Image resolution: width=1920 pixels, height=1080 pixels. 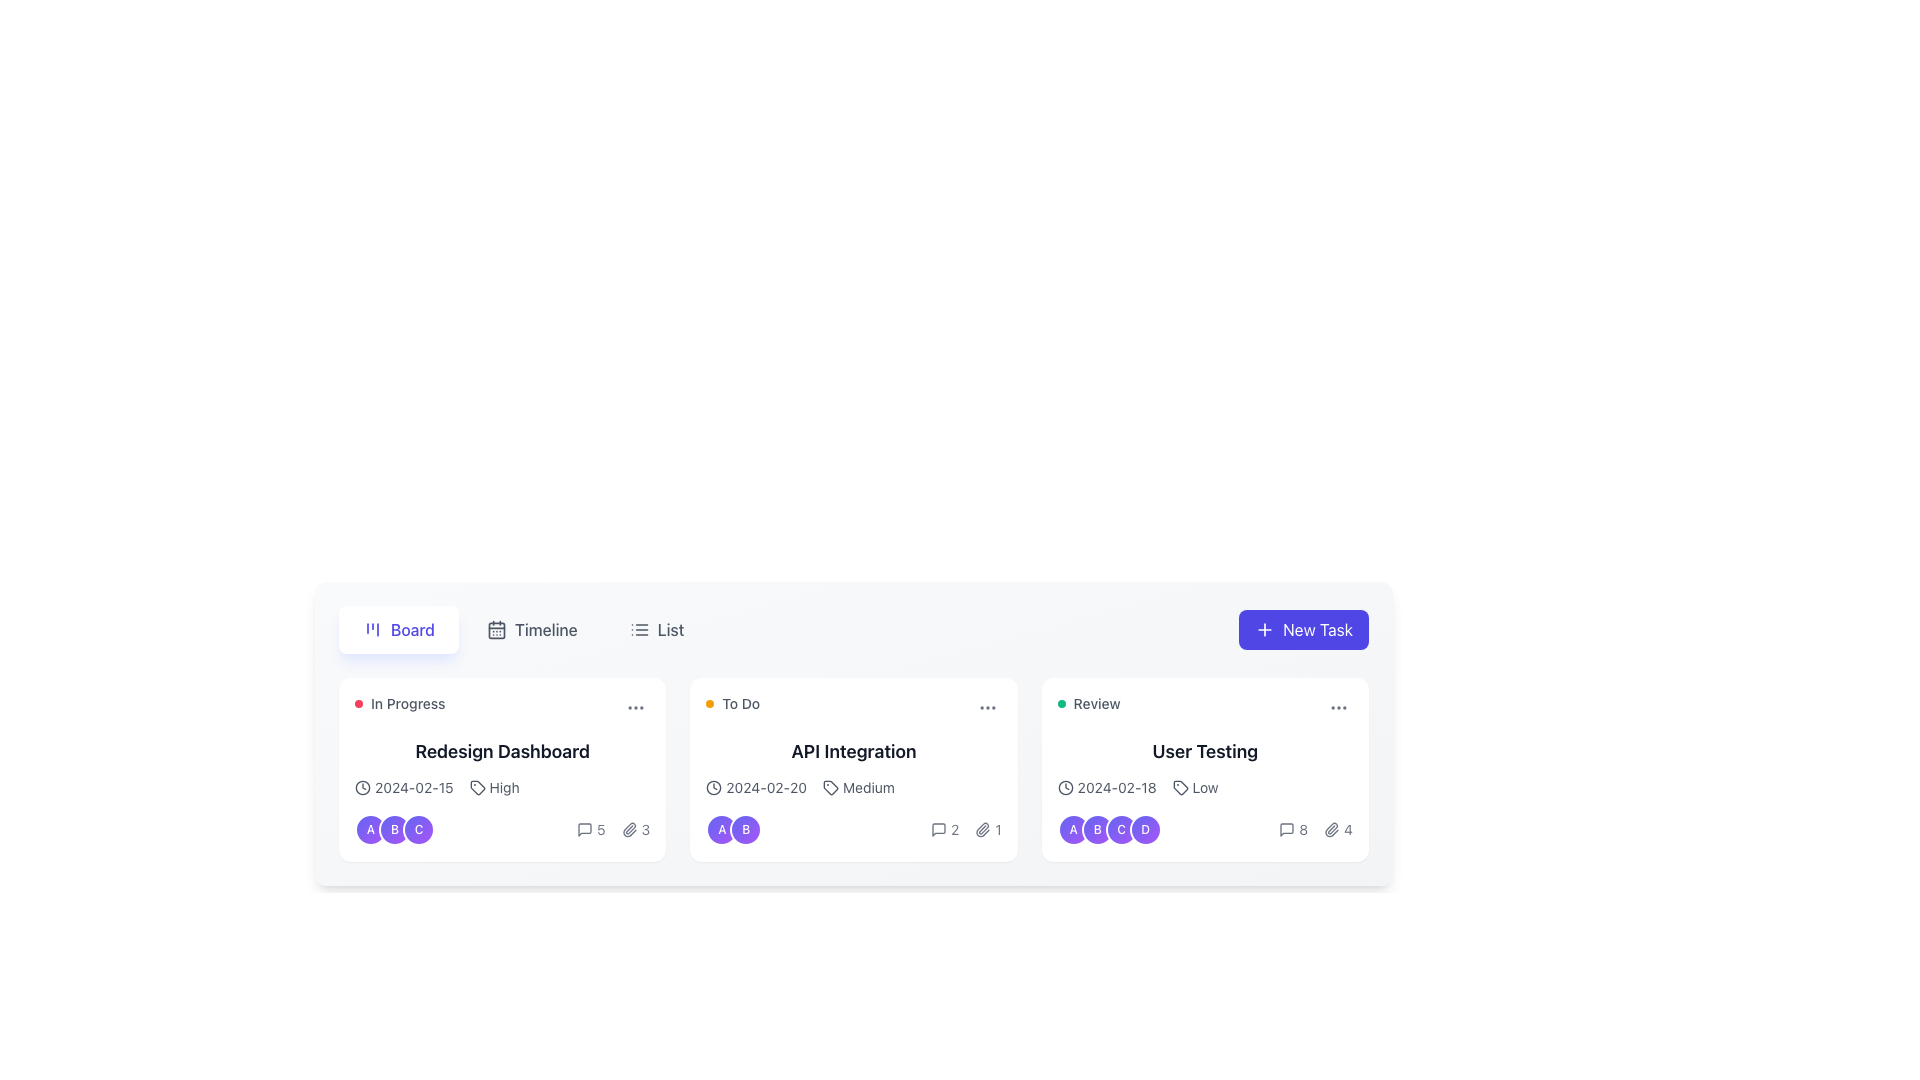 I want to click on the text label indicating the current status of an item or task, which shows 'In Progress', located in the first card of a multi-card layout, to the right of a small red circular icon and above the card title 'Redesign Dashboard', so click(x=407, y=703).